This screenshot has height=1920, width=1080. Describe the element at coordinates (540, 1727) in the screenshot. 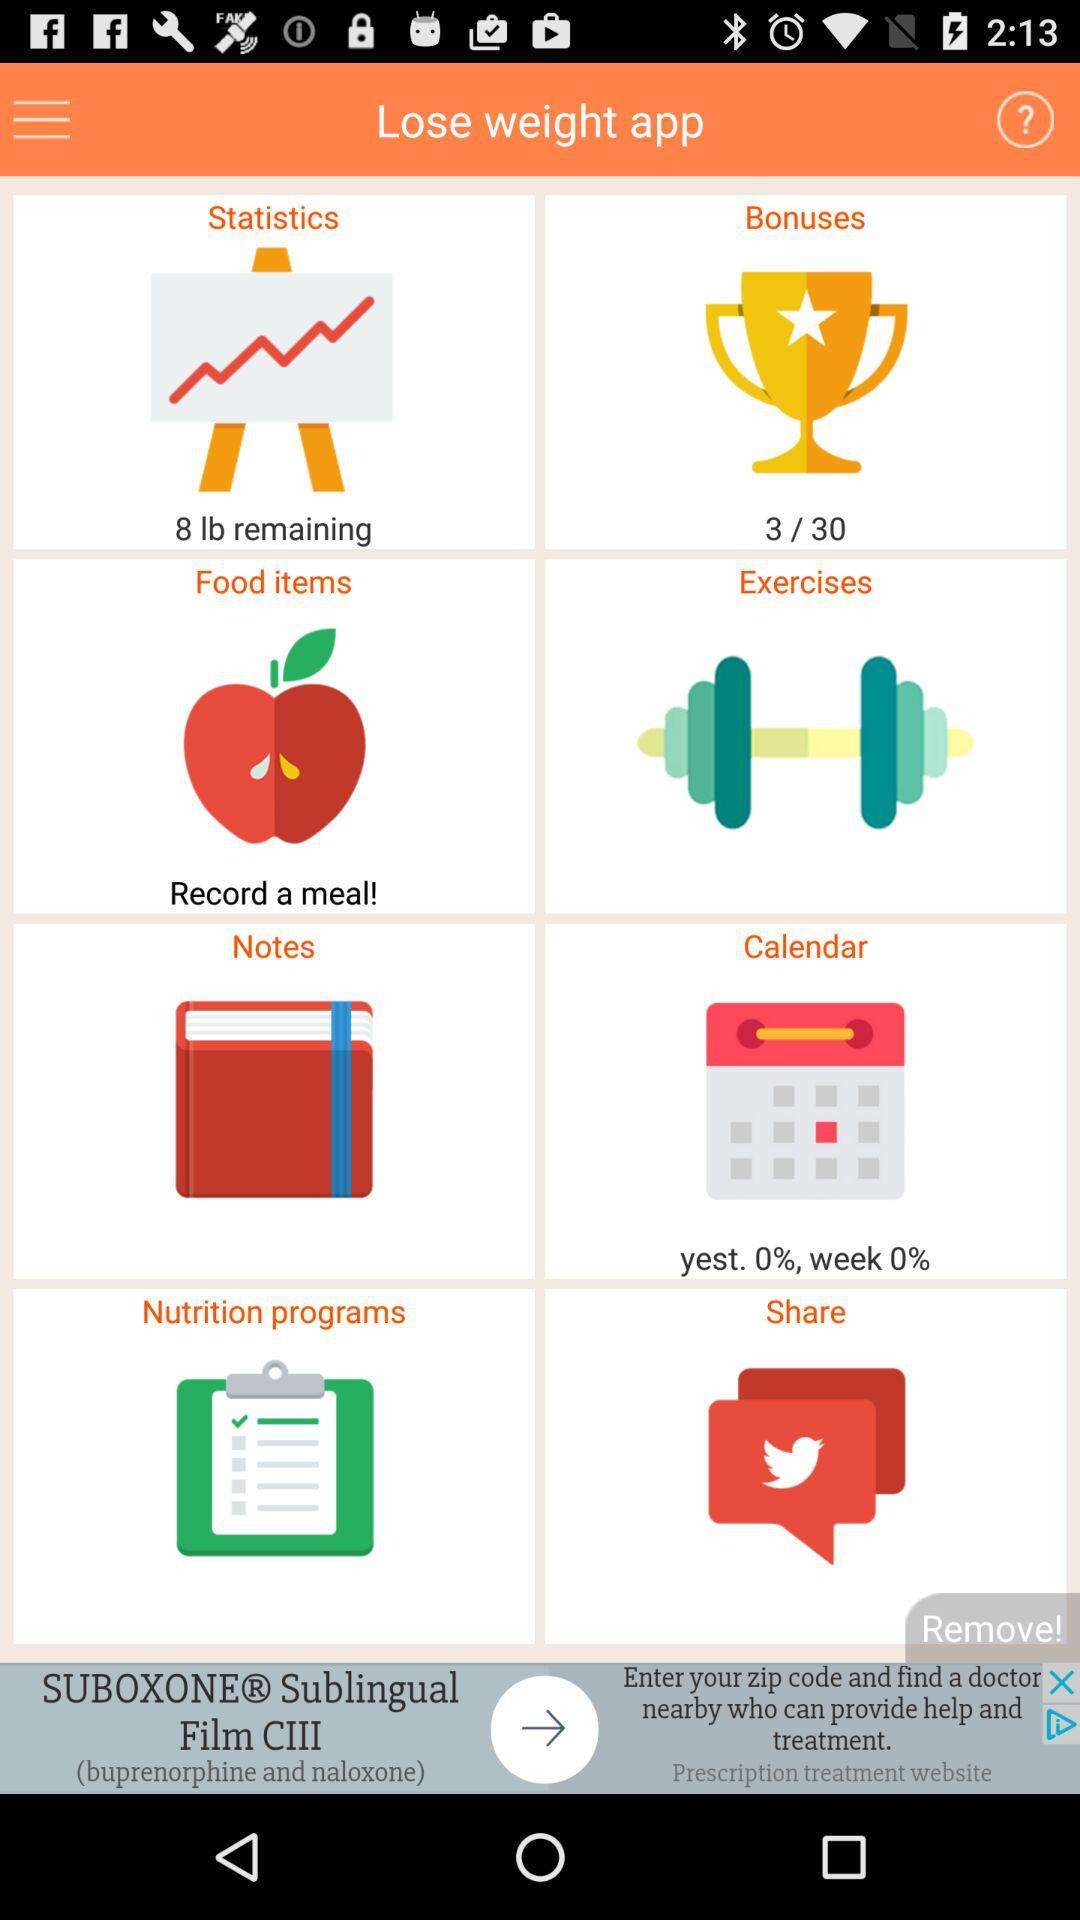

I see `go back` at that location.